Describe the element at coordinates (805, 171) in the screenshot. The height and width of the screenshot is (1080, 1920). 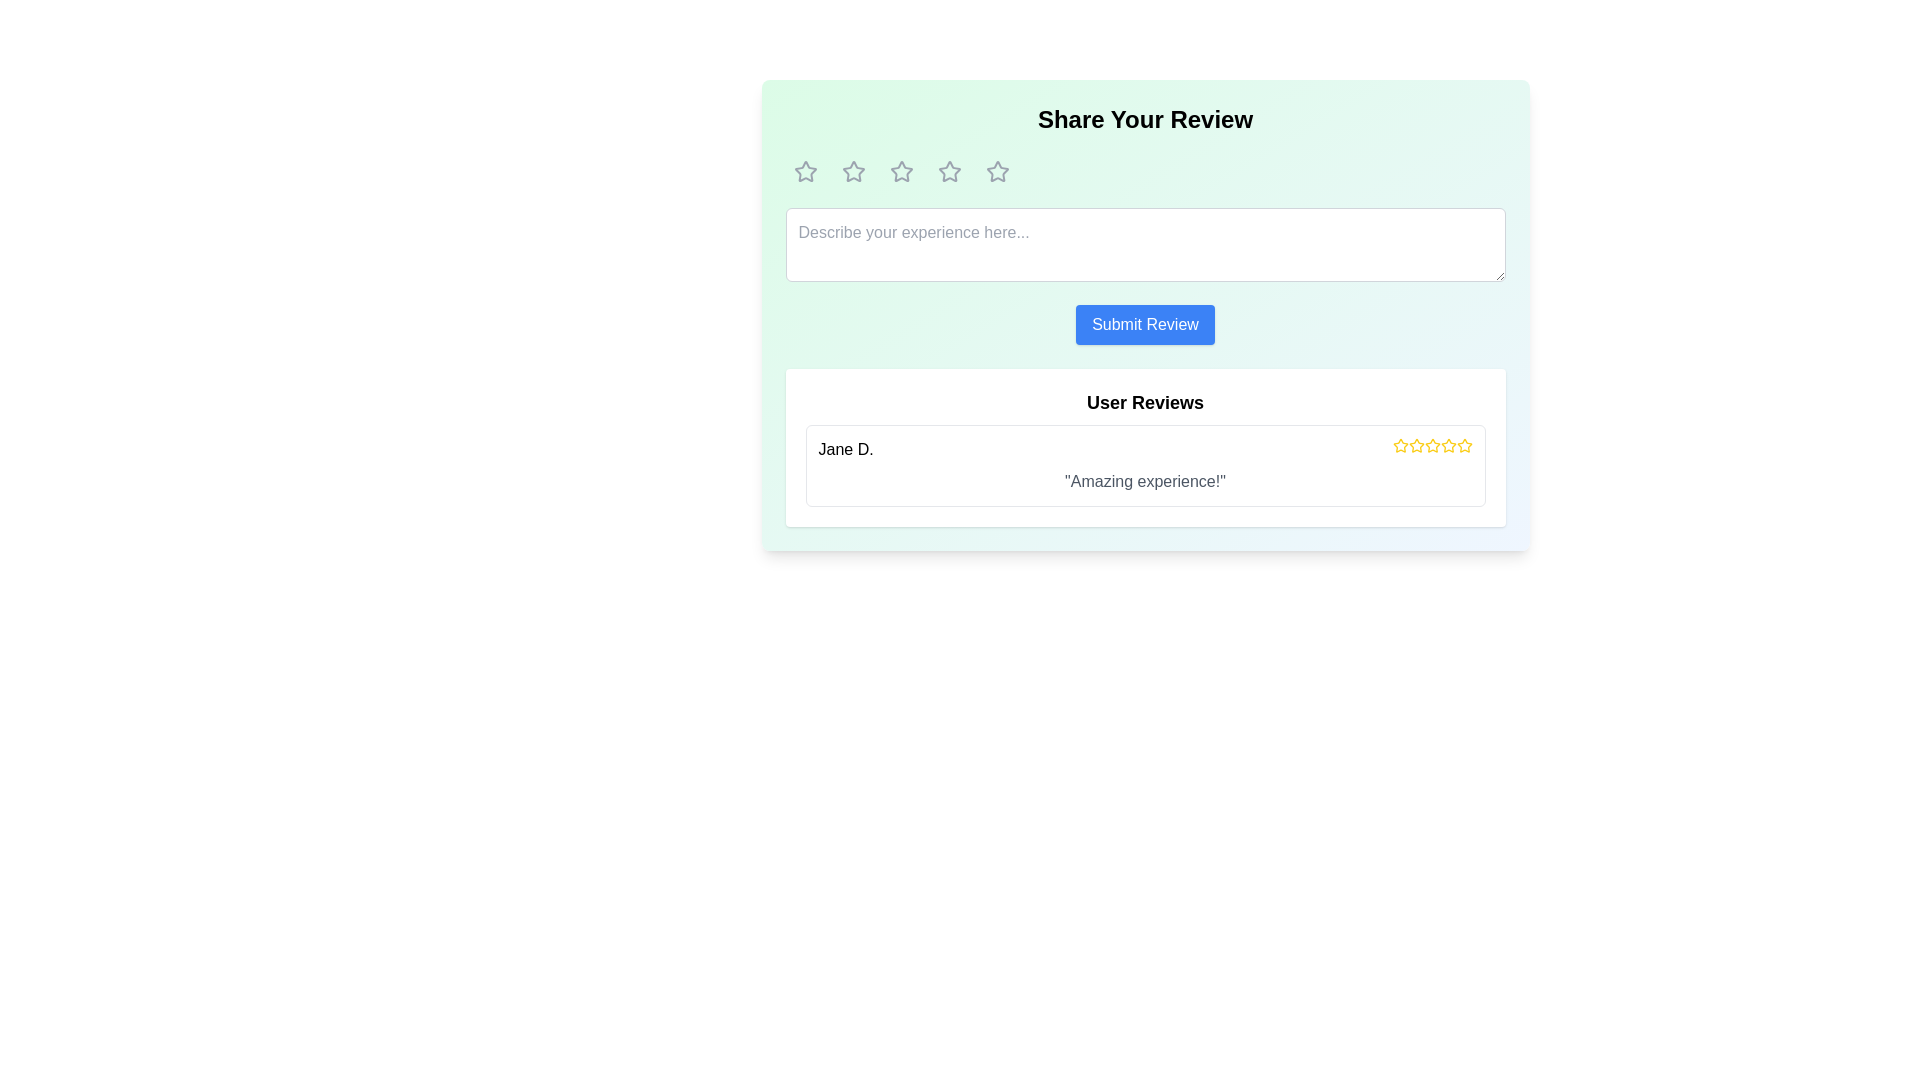
I see `the first star icon in the rating system located under the 'Share Your Review' header to provide a rating` at that location.